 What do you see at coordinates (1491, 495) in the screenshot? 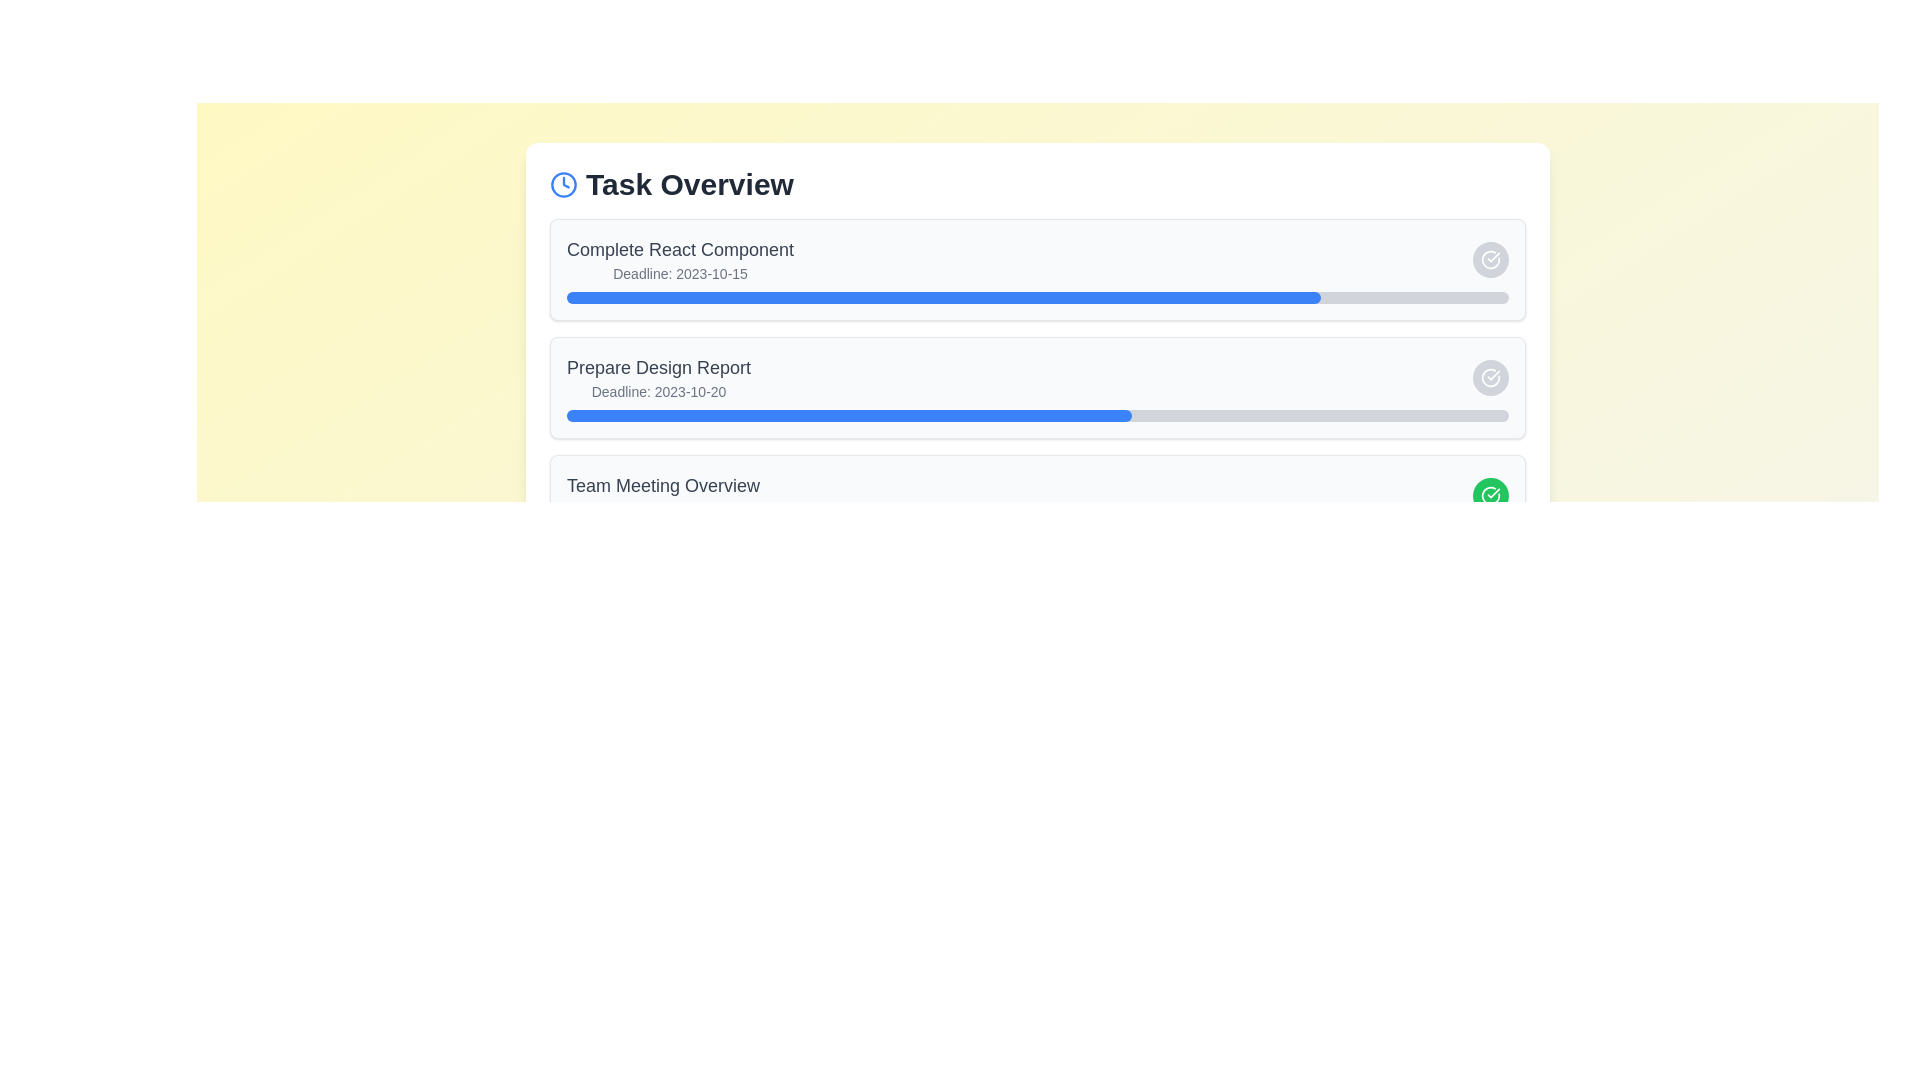
I see `the circular green button with a white checkmark icon in the 'Team Meeting Overview' section to activate hover effects` at bounding box center [1491, 495].